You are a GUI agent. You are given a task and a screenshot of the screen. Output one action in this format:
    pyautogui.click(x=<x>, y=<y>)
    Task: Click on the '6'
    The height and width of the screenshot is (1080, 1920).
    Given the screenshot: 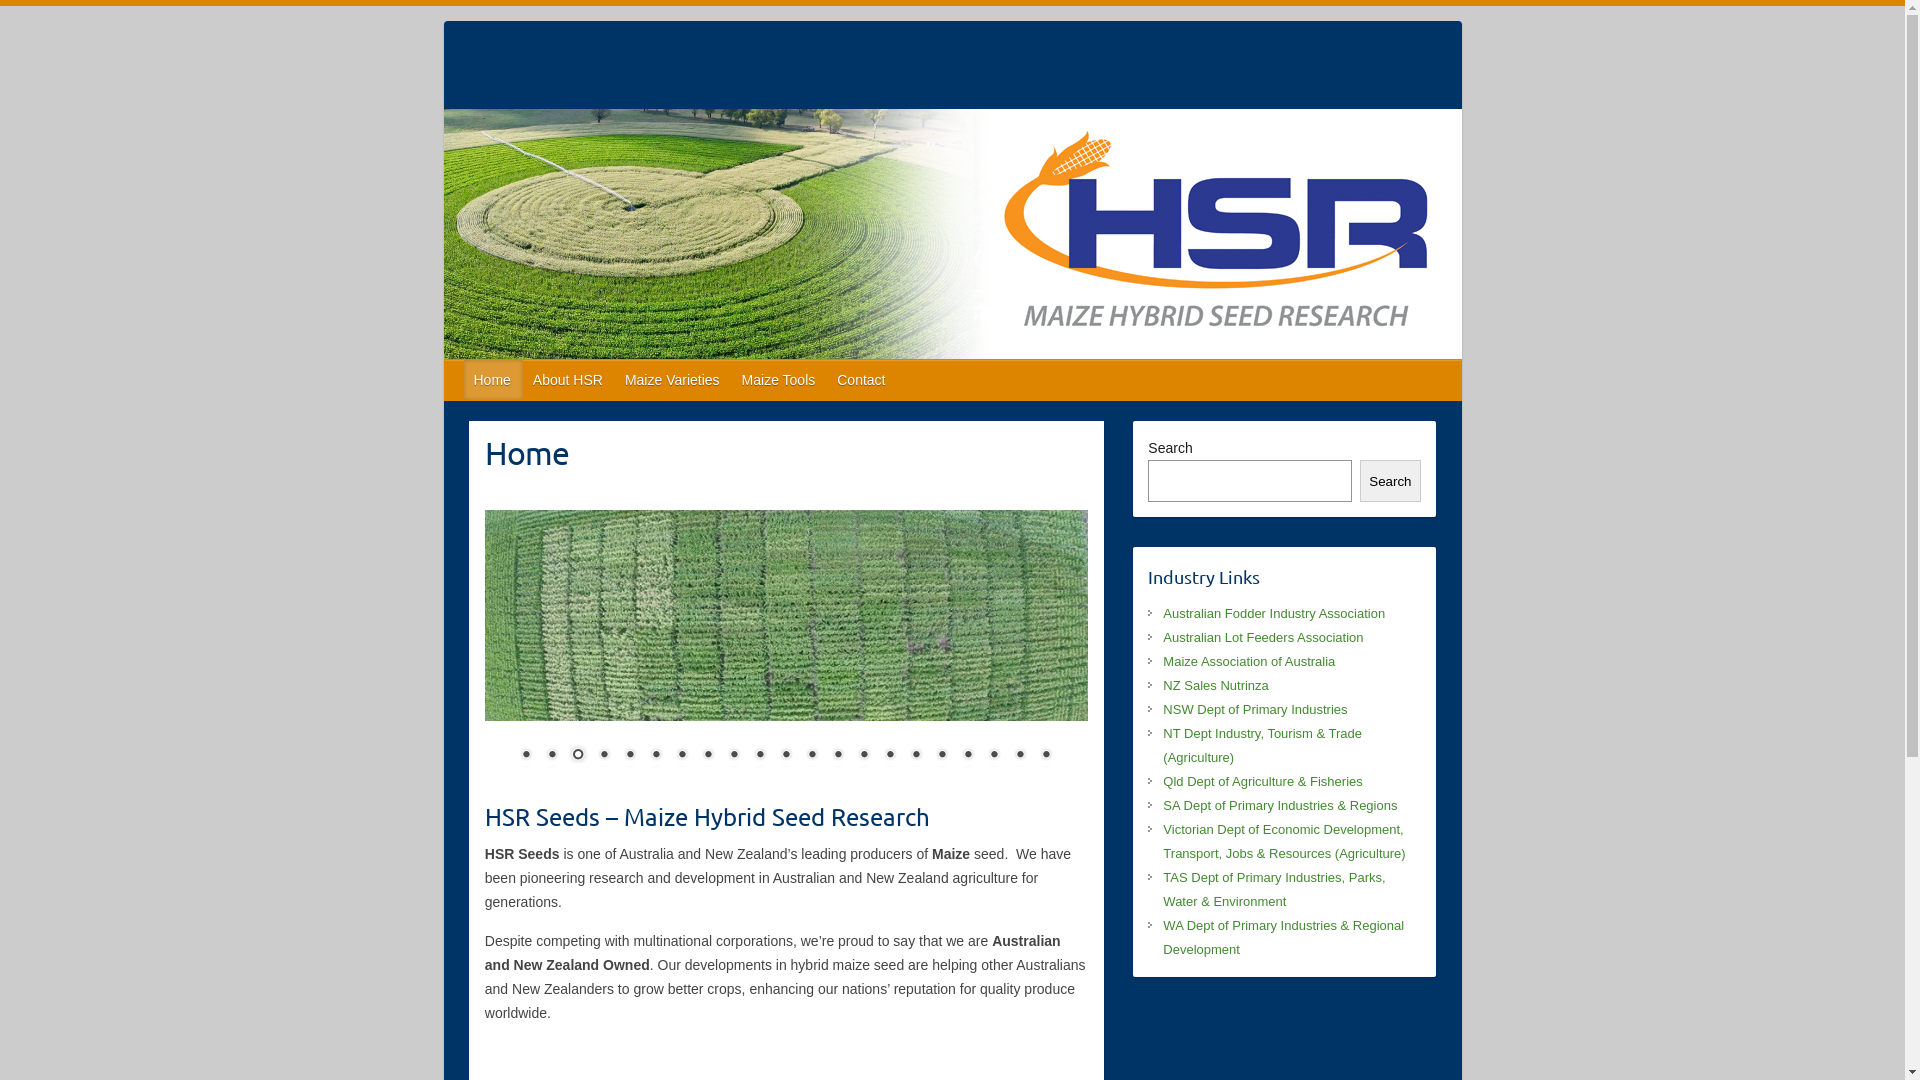 What is the action you would take?
    pyautogui.click(x=656, y=756)
    